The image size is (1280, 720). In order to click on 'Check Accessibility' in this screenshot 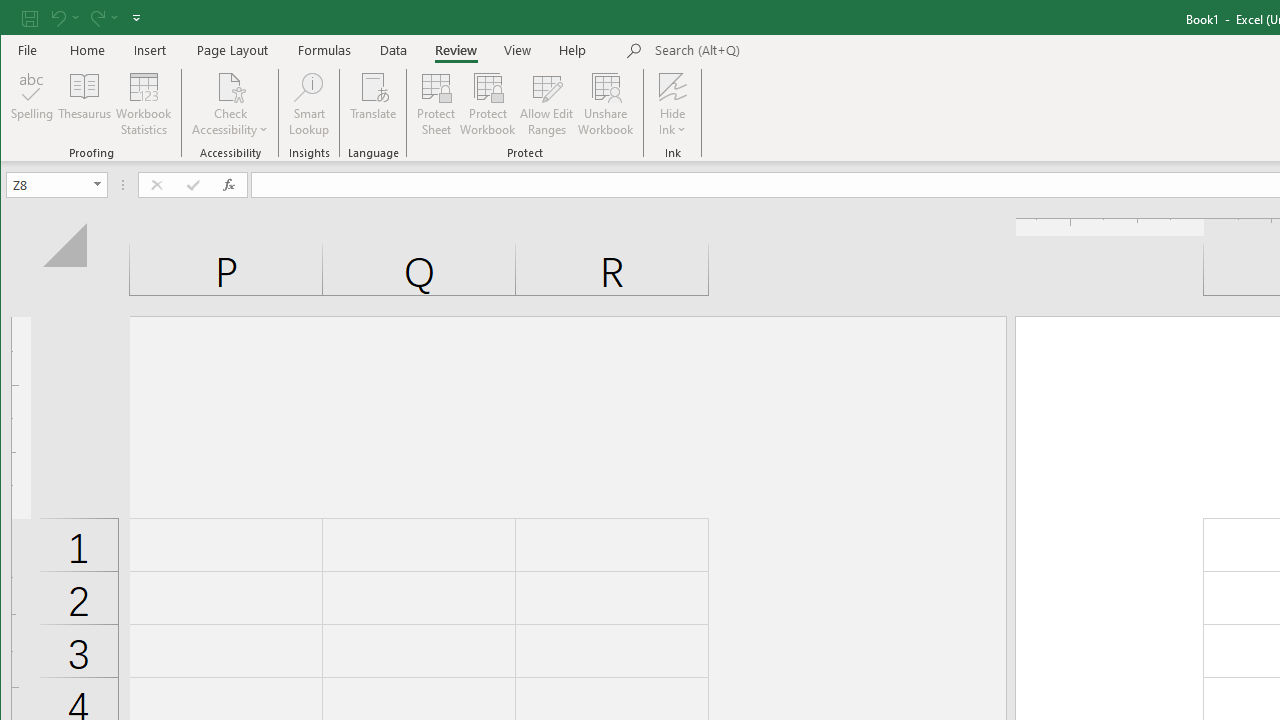, I will do `click(230, 104)`.